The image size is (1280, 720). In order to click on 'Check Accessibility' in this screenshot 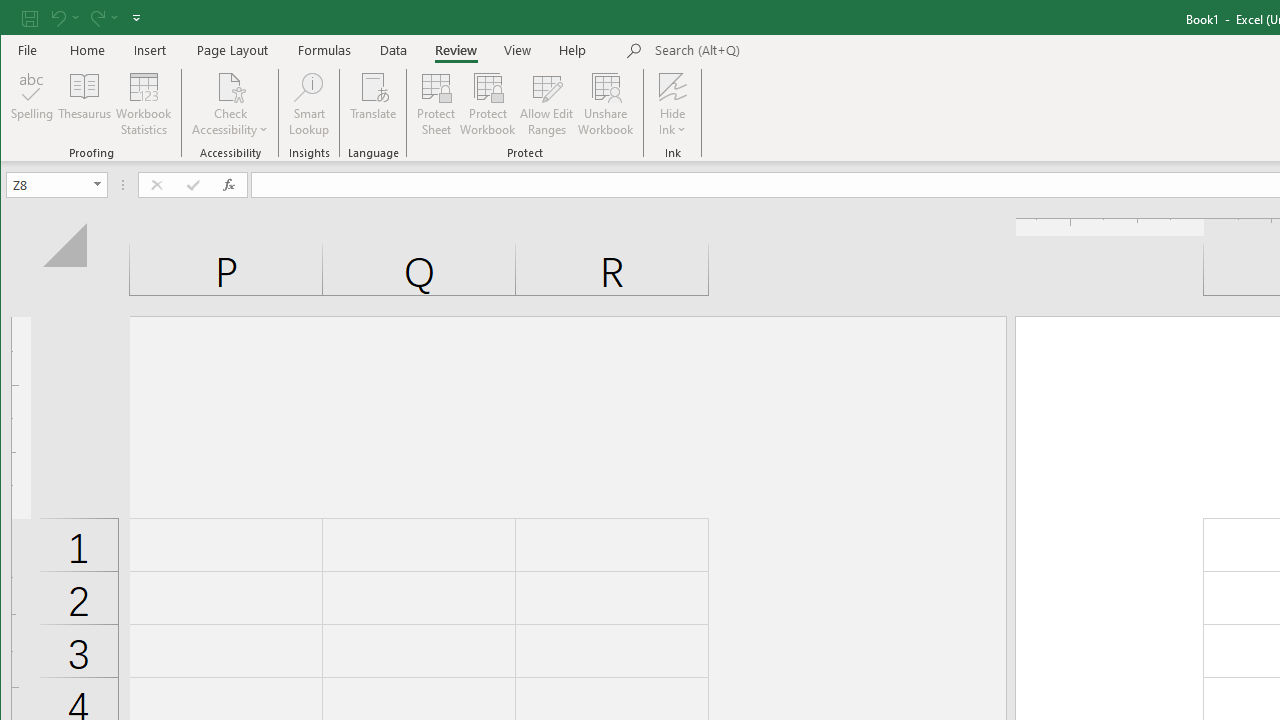, I will do `click(230, 104)`.